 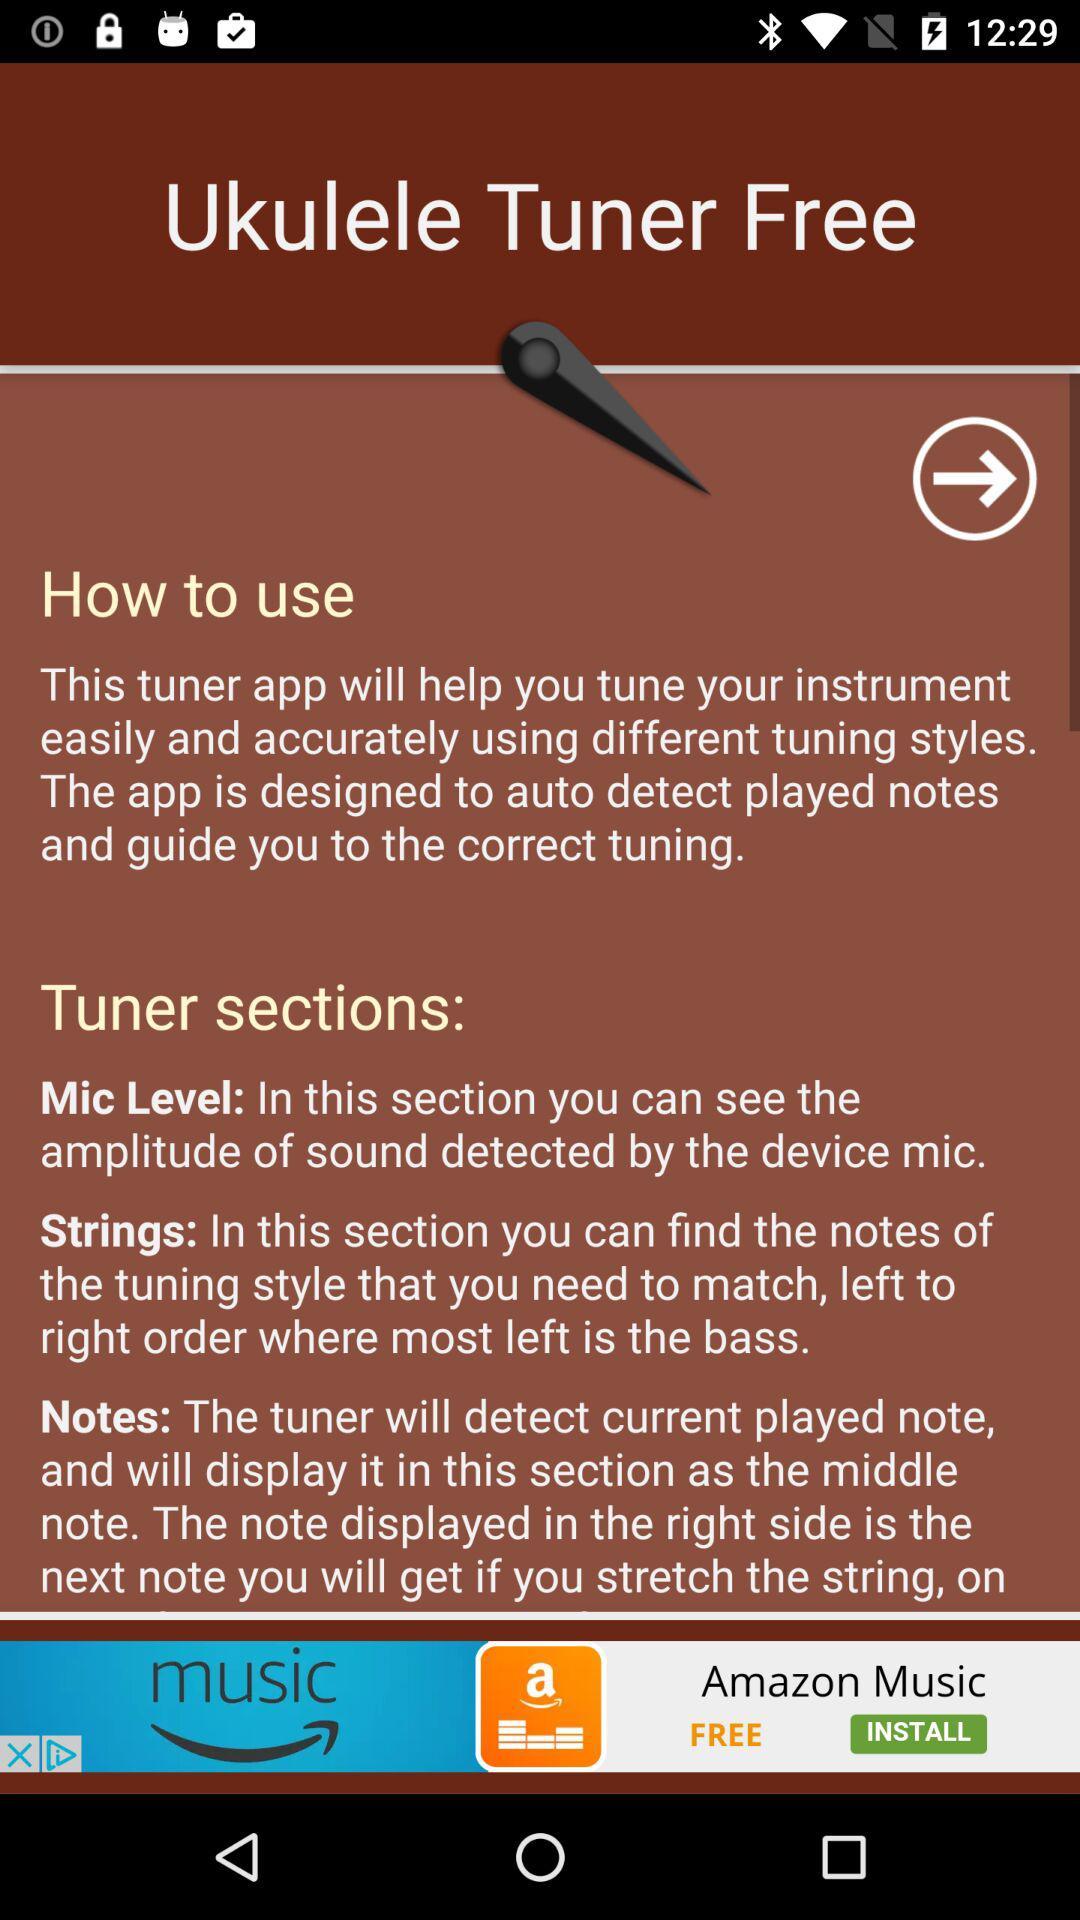 I want to click on the arrow_forward icon, so click(x=973, y=477).